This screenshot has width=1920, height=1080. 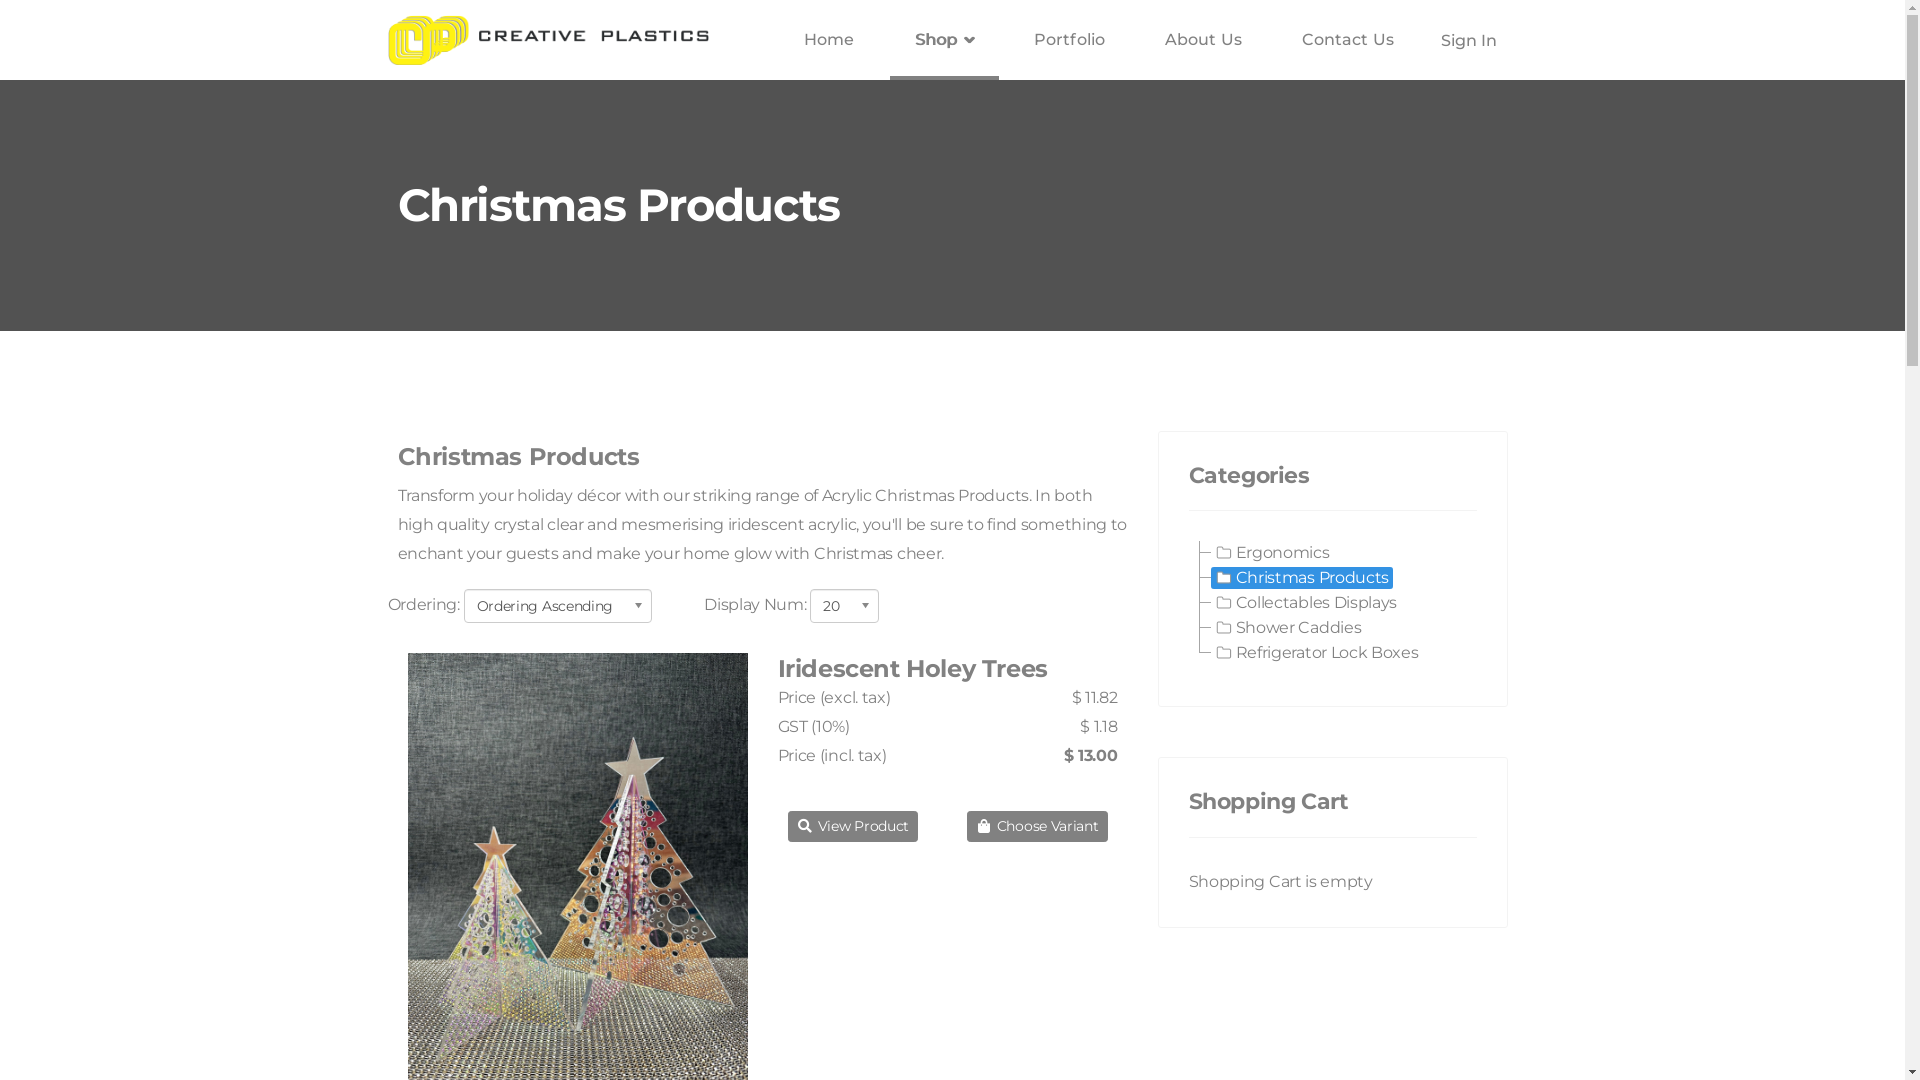 I want to click on 'Ordering Ascending', so click(x=558, y=604).